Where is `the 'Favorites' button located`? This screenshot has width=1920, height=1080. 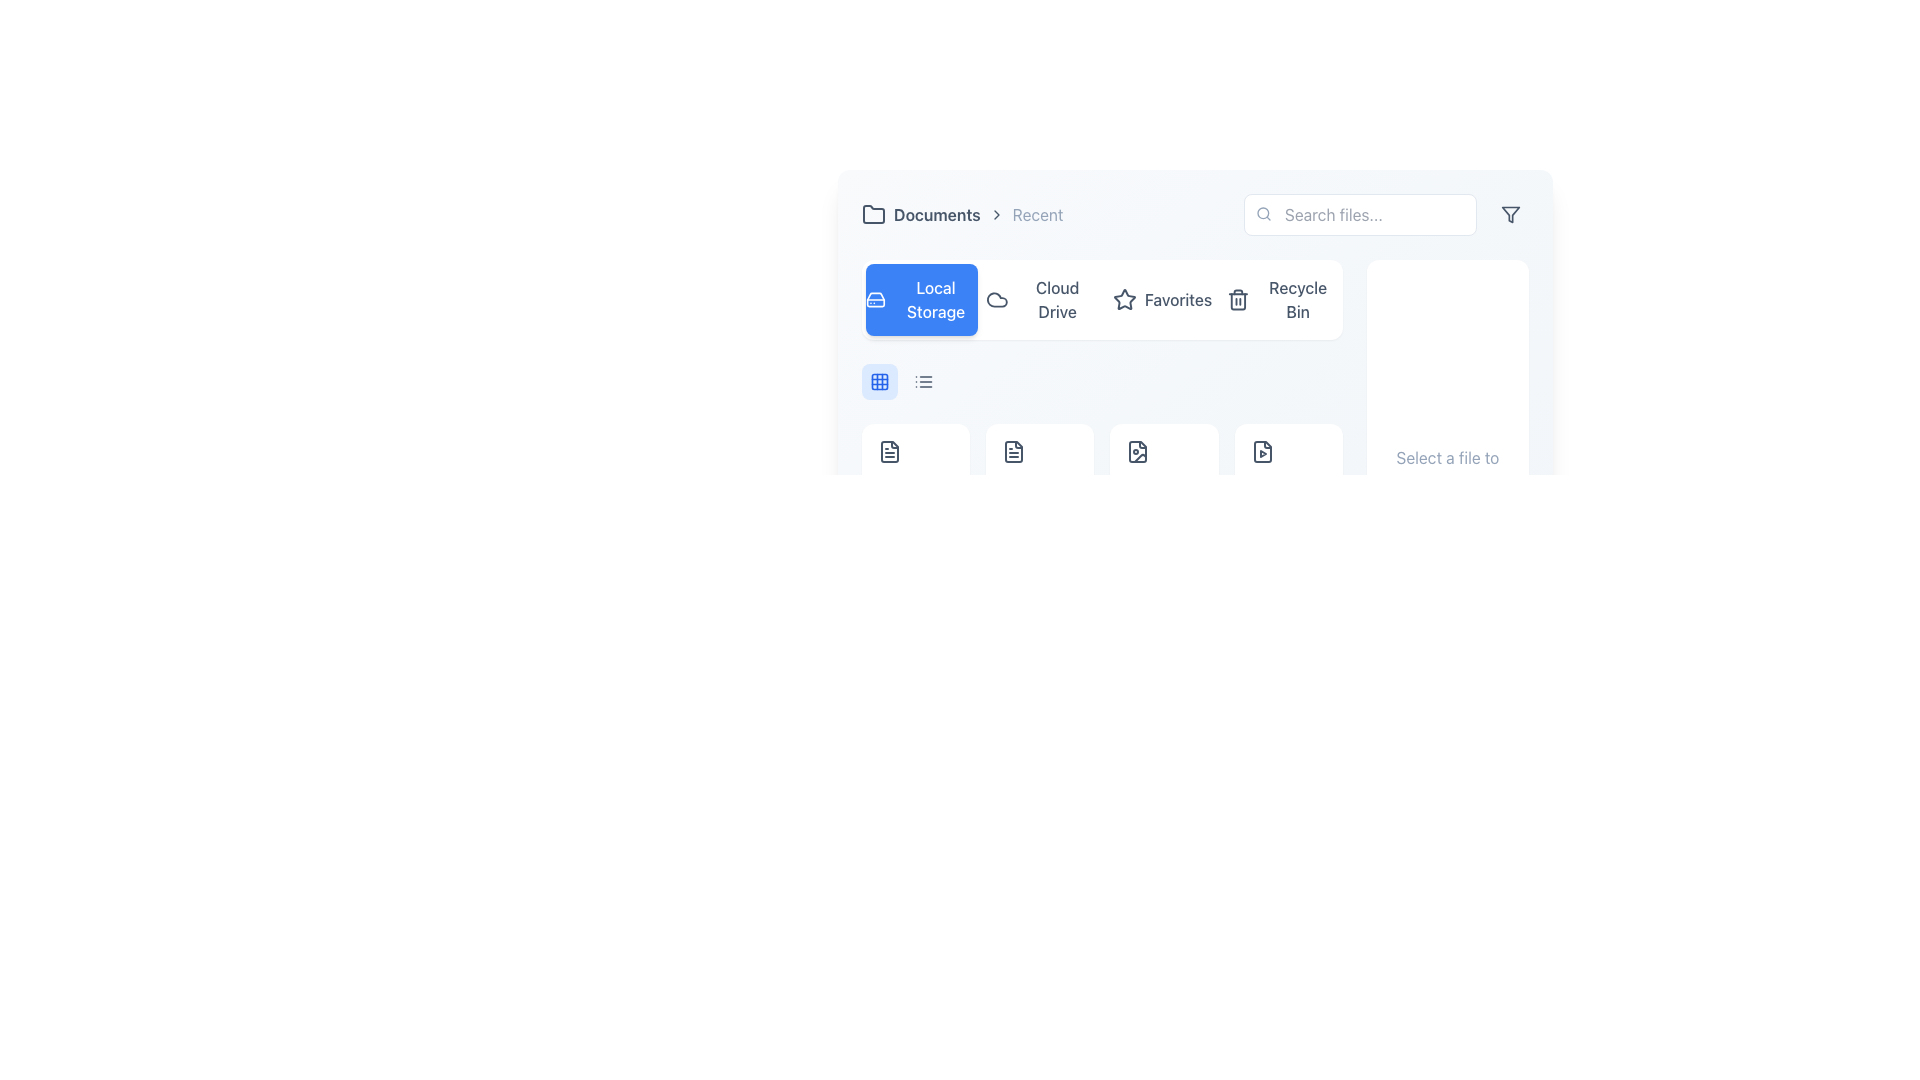 the 'Favorites' button located is located at coordinates (1161, 300).